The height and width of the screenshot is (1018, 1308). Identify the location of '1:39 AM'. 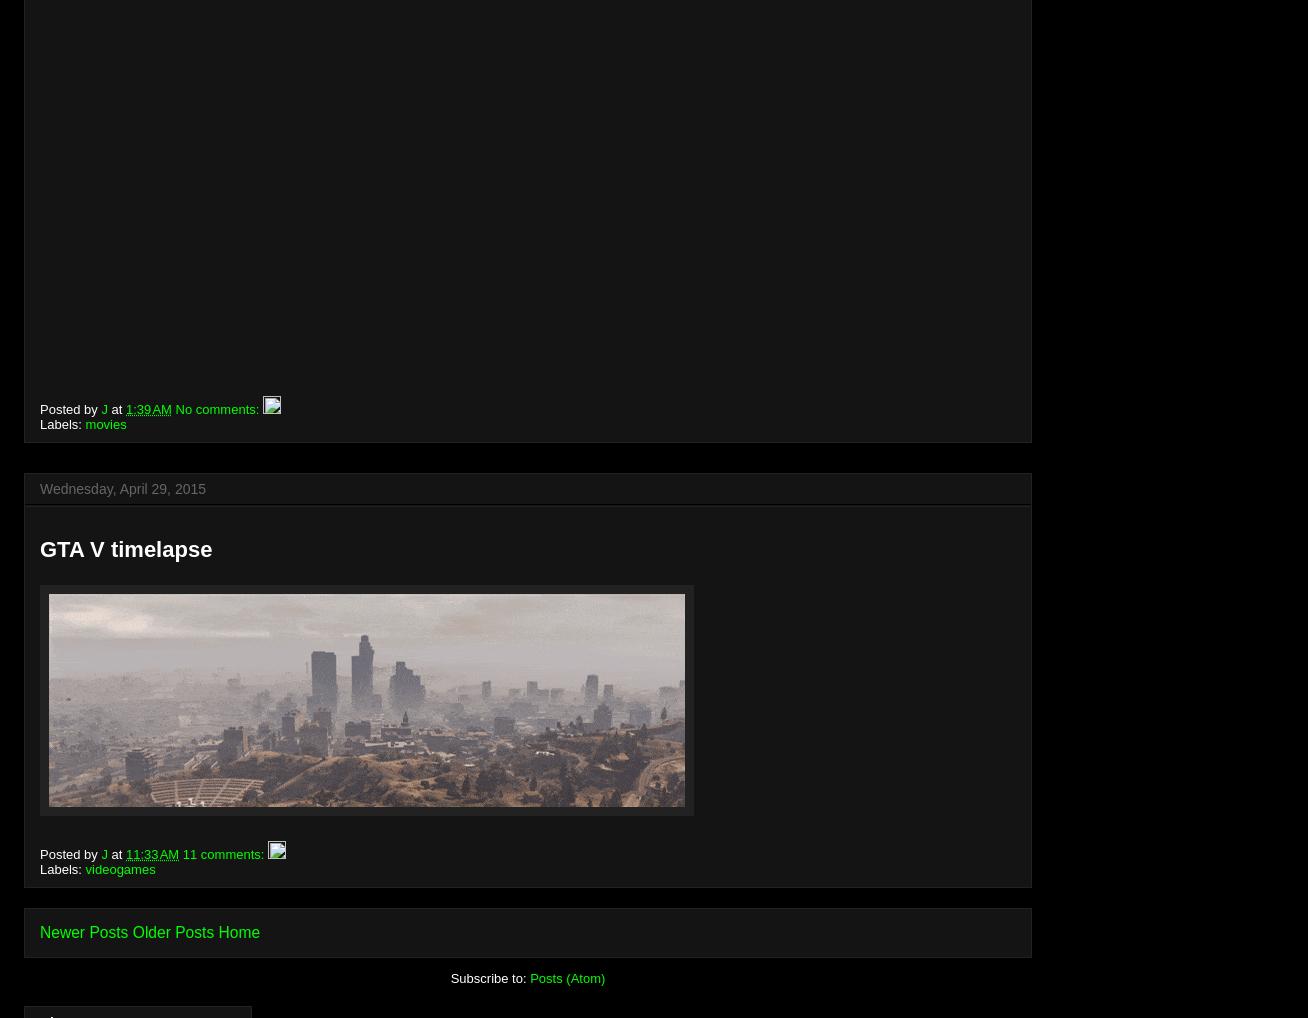
(147, 407).